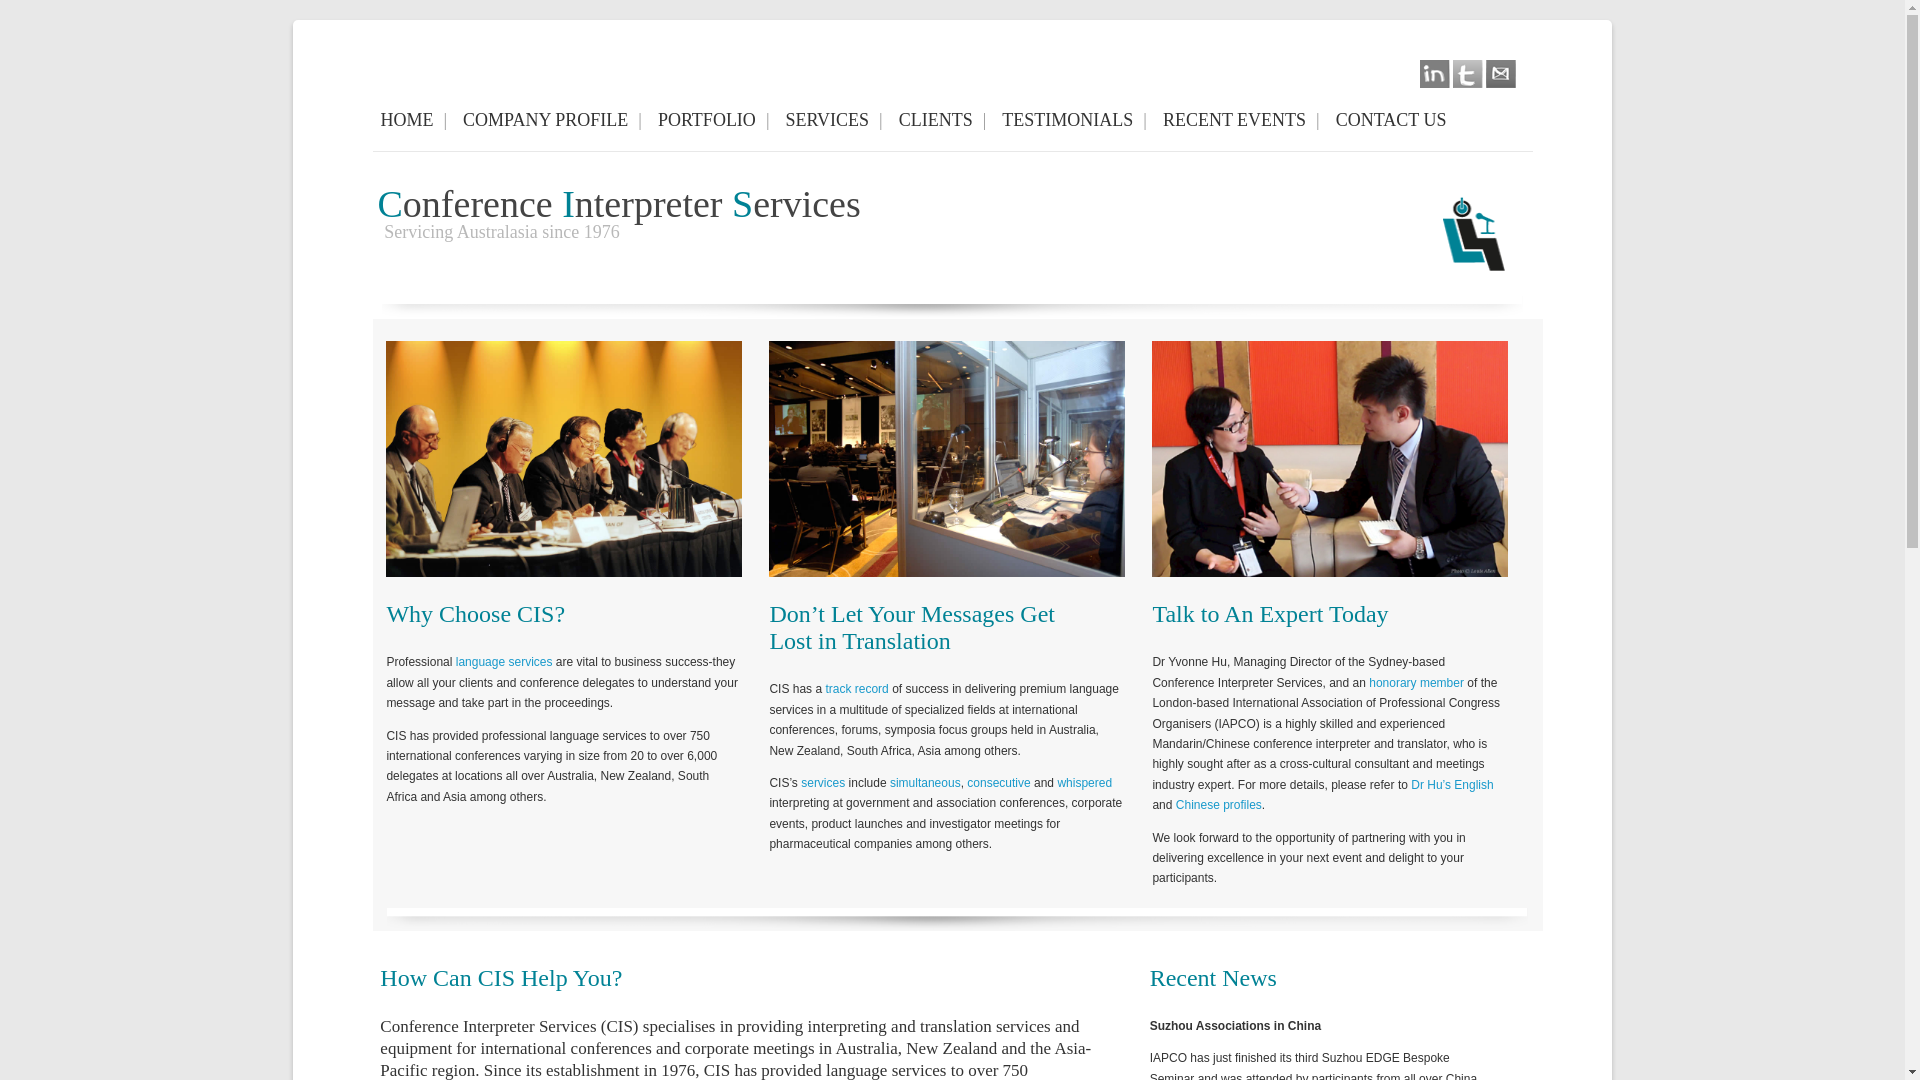 The height and width of the screenshot is (1080, 1920). Describe the element at coordinates (1073, 120) in the screenshot. I see `'TESTIMONIALS'` at that location.